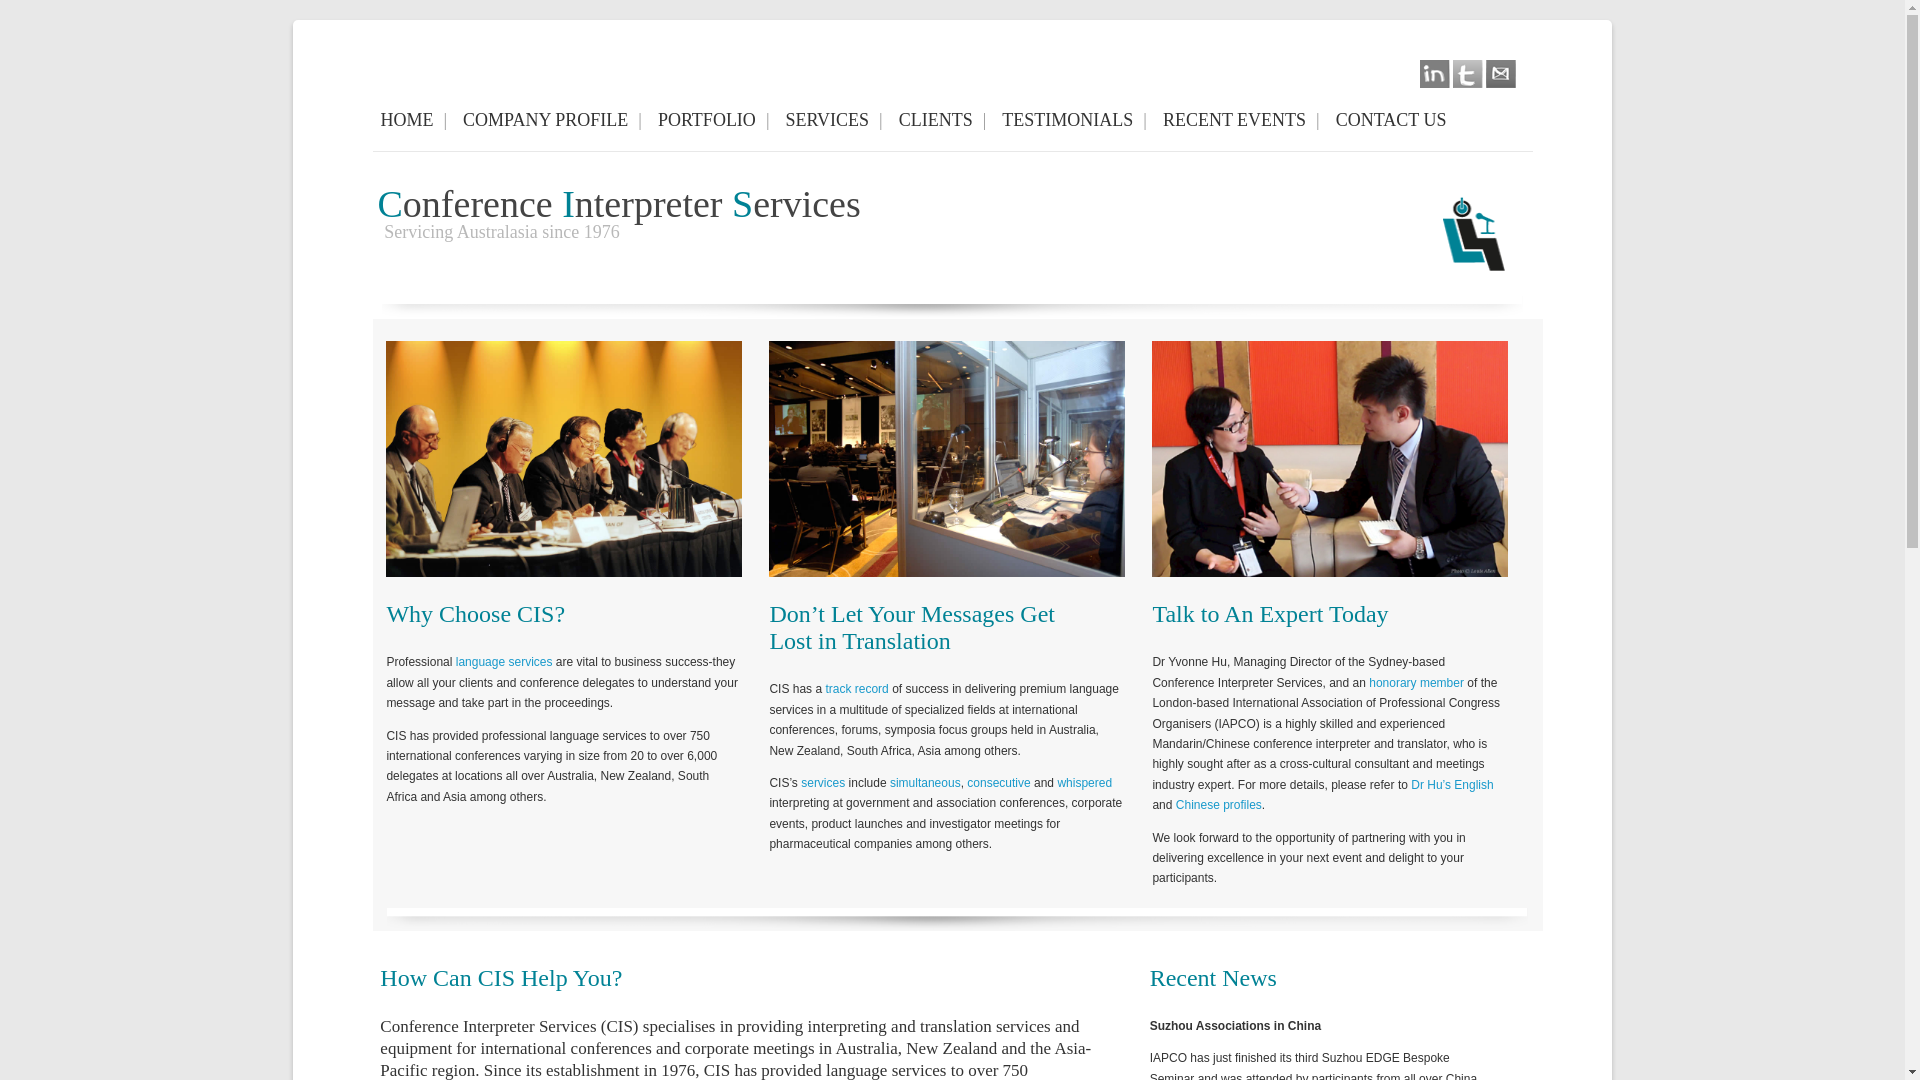 The height and width of the screenshot is (1080, 1920). Describe the element at coordinates (1073, 120) in the screenshot. I see `'TESTIMONIALS'` at that location.